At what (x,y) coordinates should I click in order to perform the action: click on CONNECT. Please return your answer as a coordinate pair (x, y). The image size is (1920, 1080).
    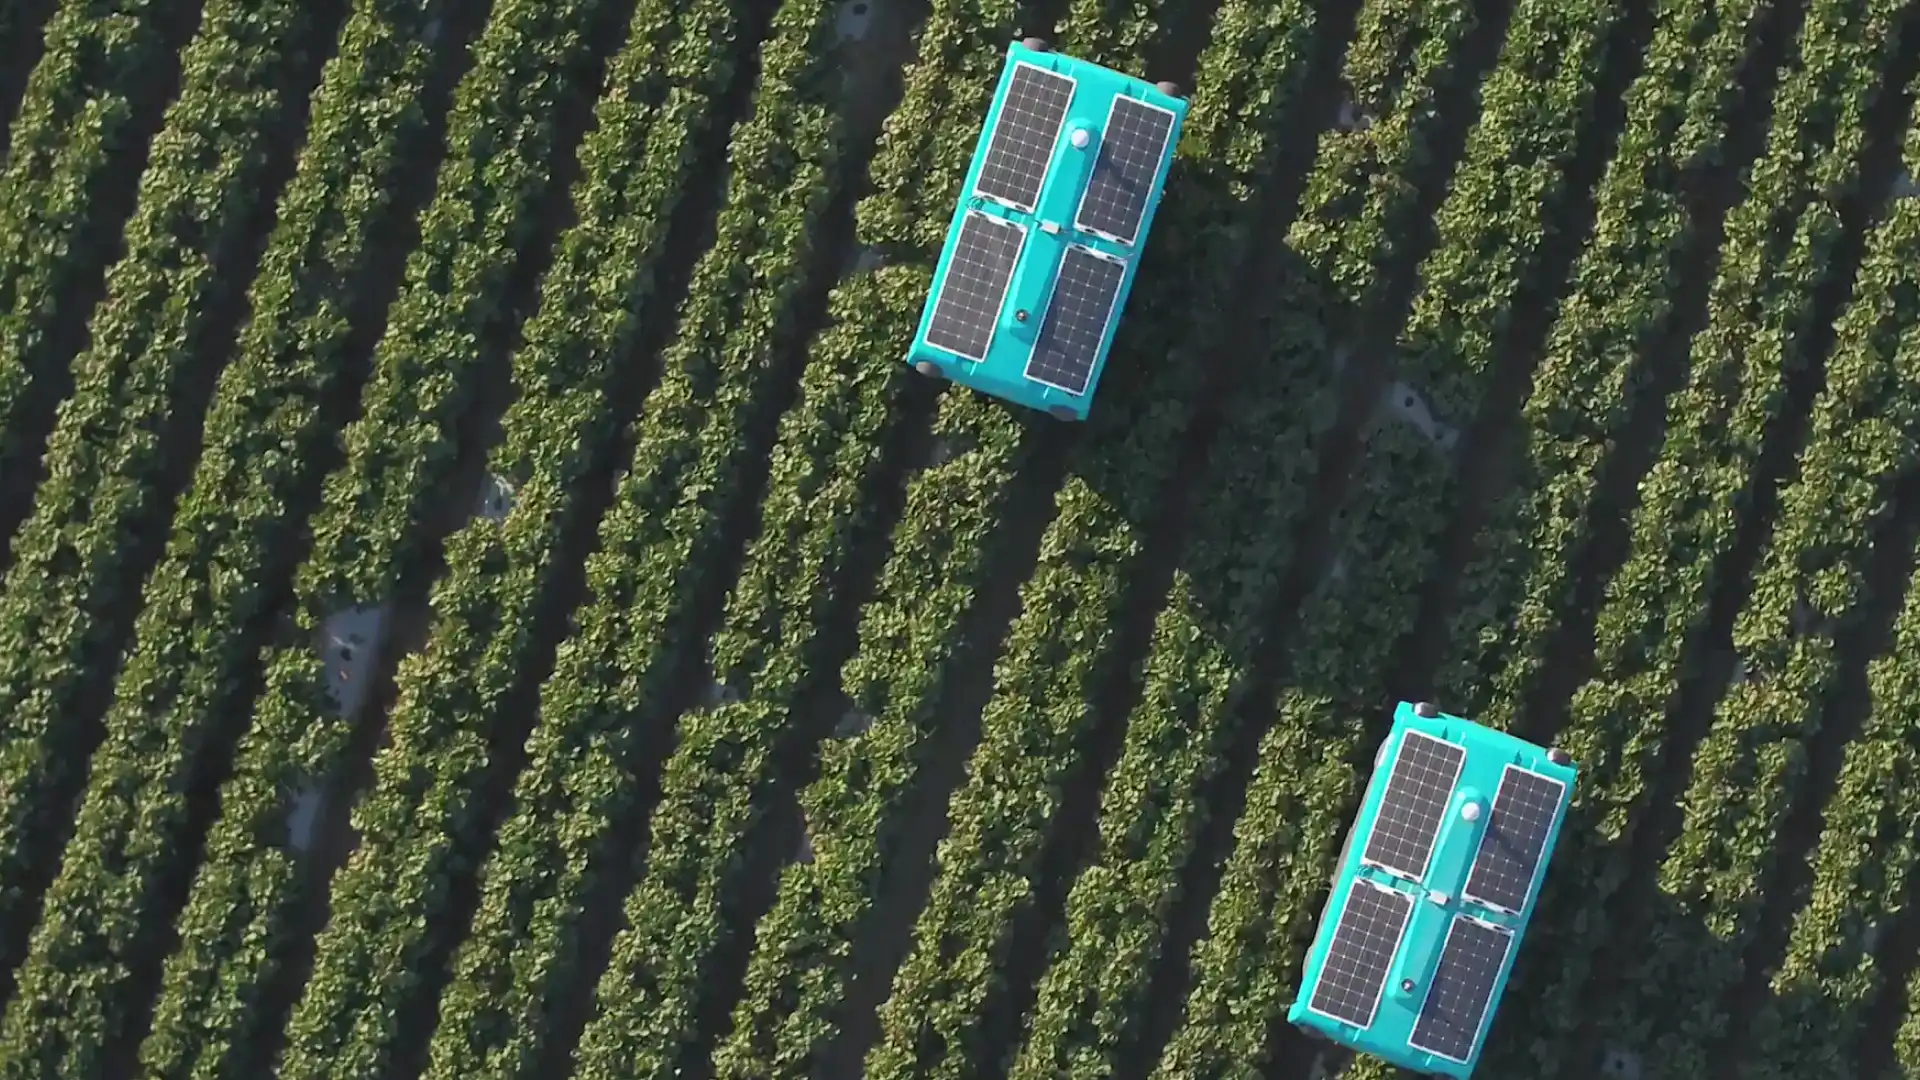
    Looking at the image, I should click on (1188, 265).